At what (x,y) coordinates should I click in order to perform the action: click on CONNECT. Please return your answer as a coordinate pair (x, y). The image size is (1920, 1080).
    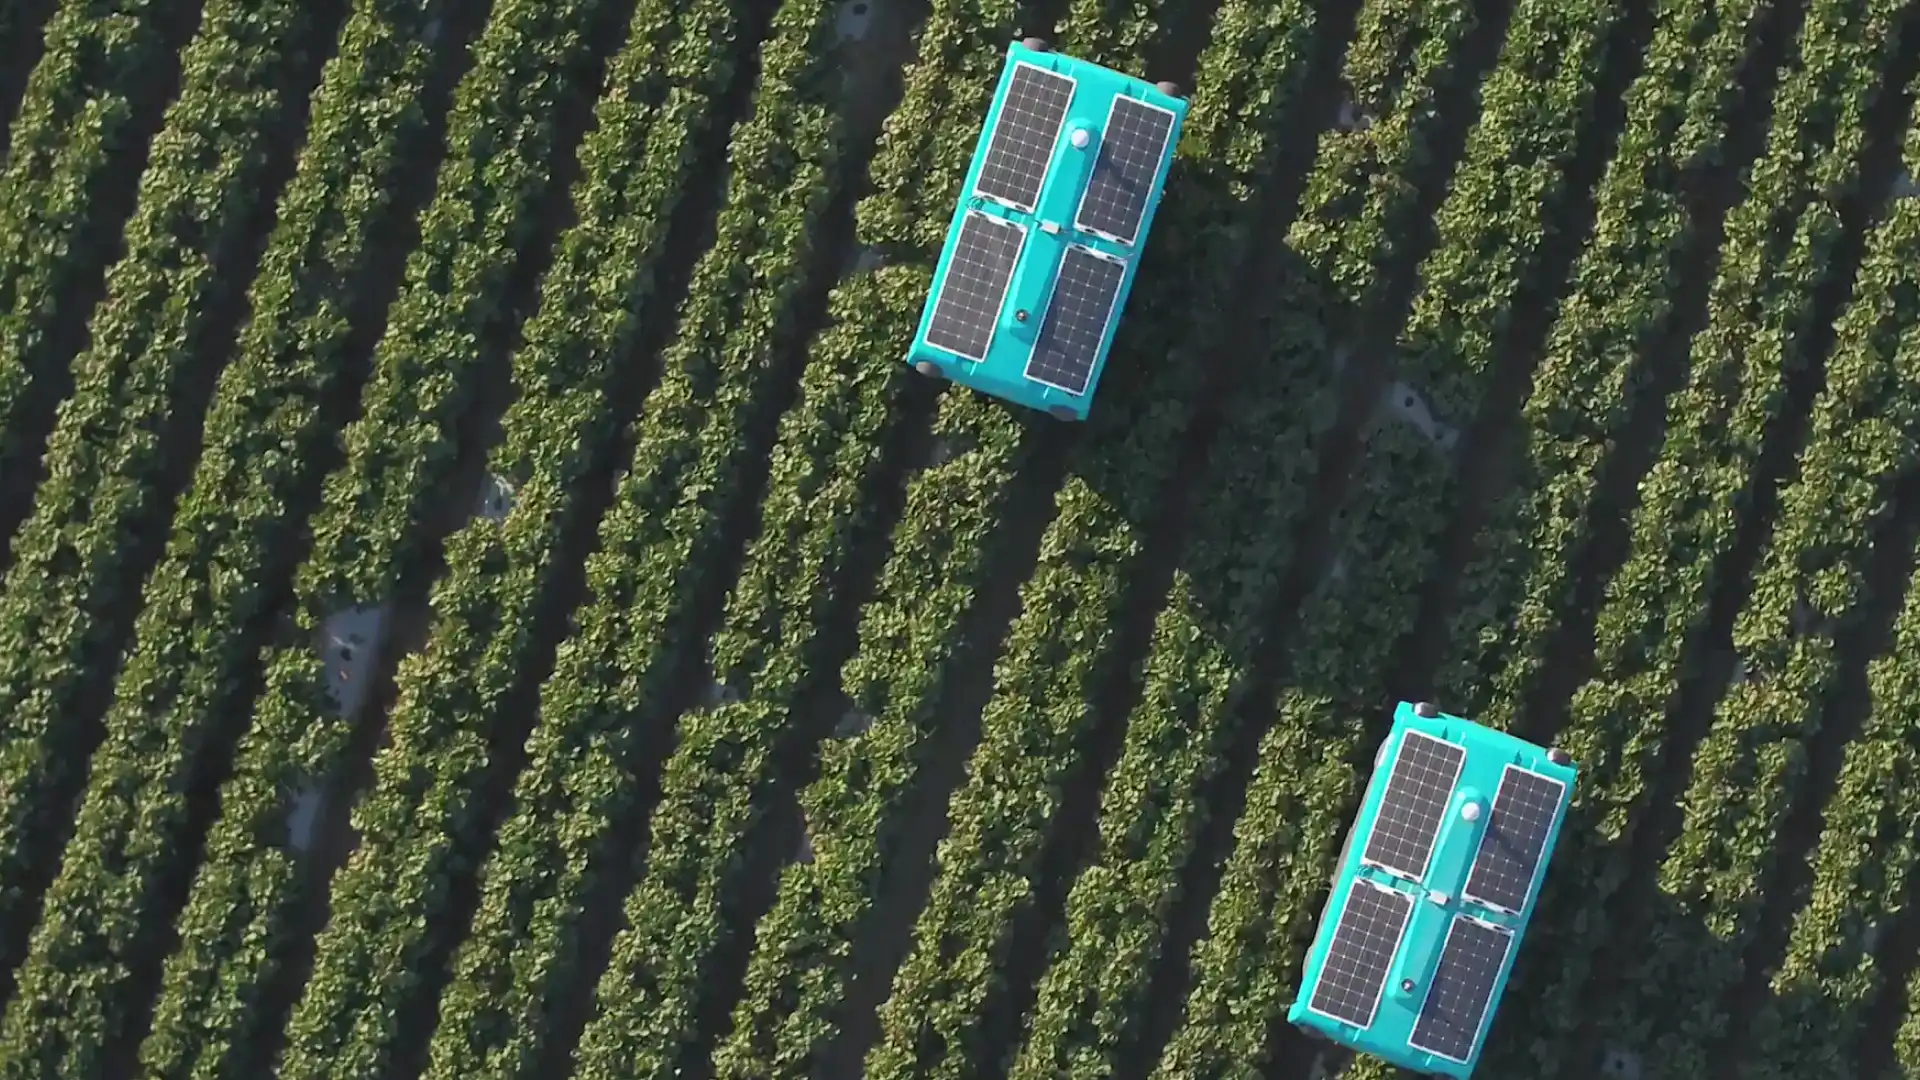
    Looking at the image, I should click on (1188, 265).